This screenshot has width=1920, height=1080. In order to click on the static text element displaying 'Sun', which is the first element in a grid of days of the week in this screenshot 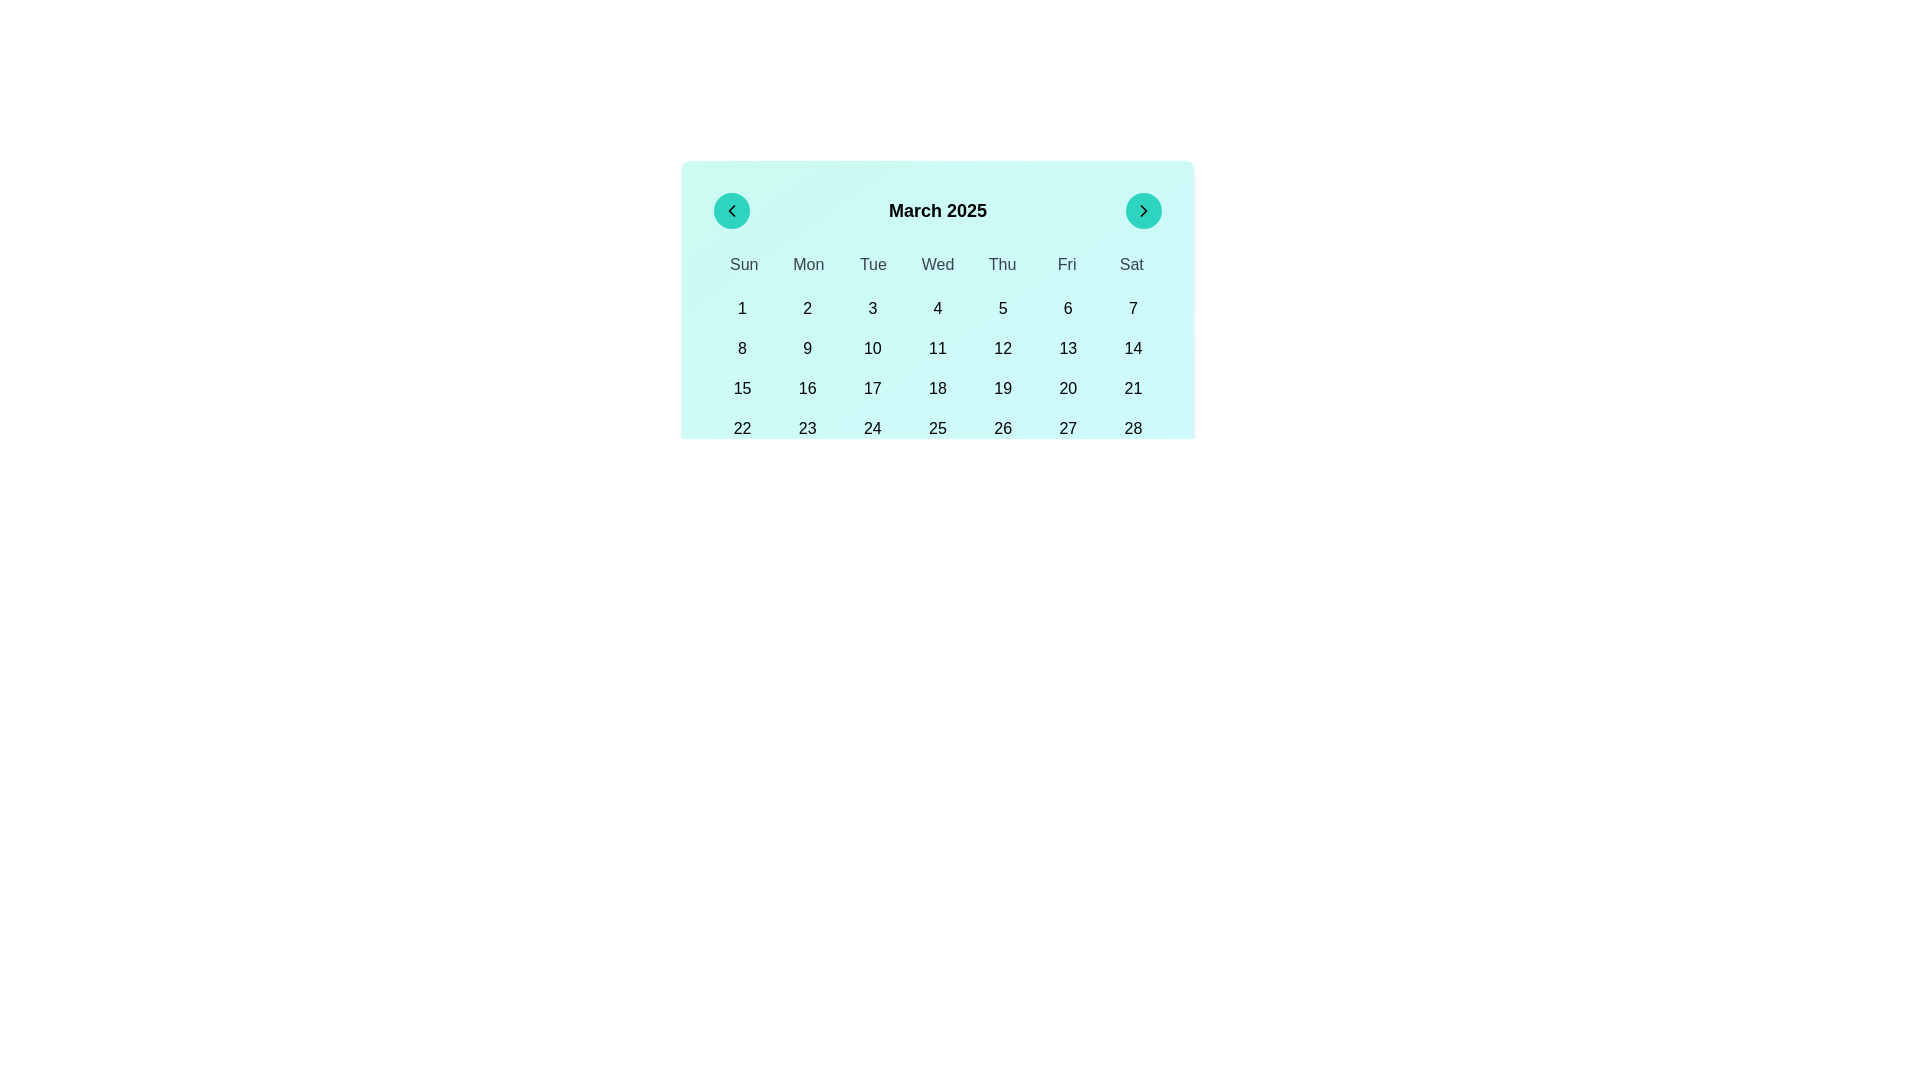, I will do `click(743, 264)`.